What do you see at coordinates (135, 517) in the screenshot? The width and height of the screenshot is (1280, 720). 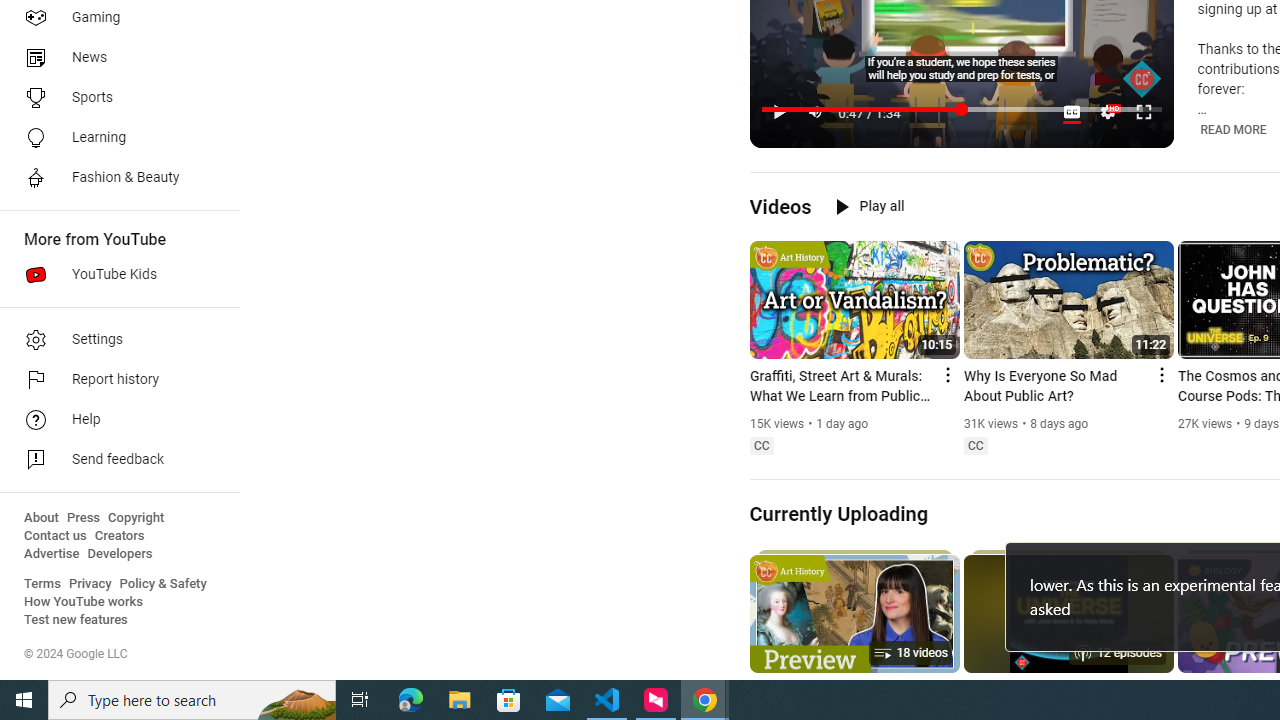 I see `'Copyright'` at bounding box center [135, 517].